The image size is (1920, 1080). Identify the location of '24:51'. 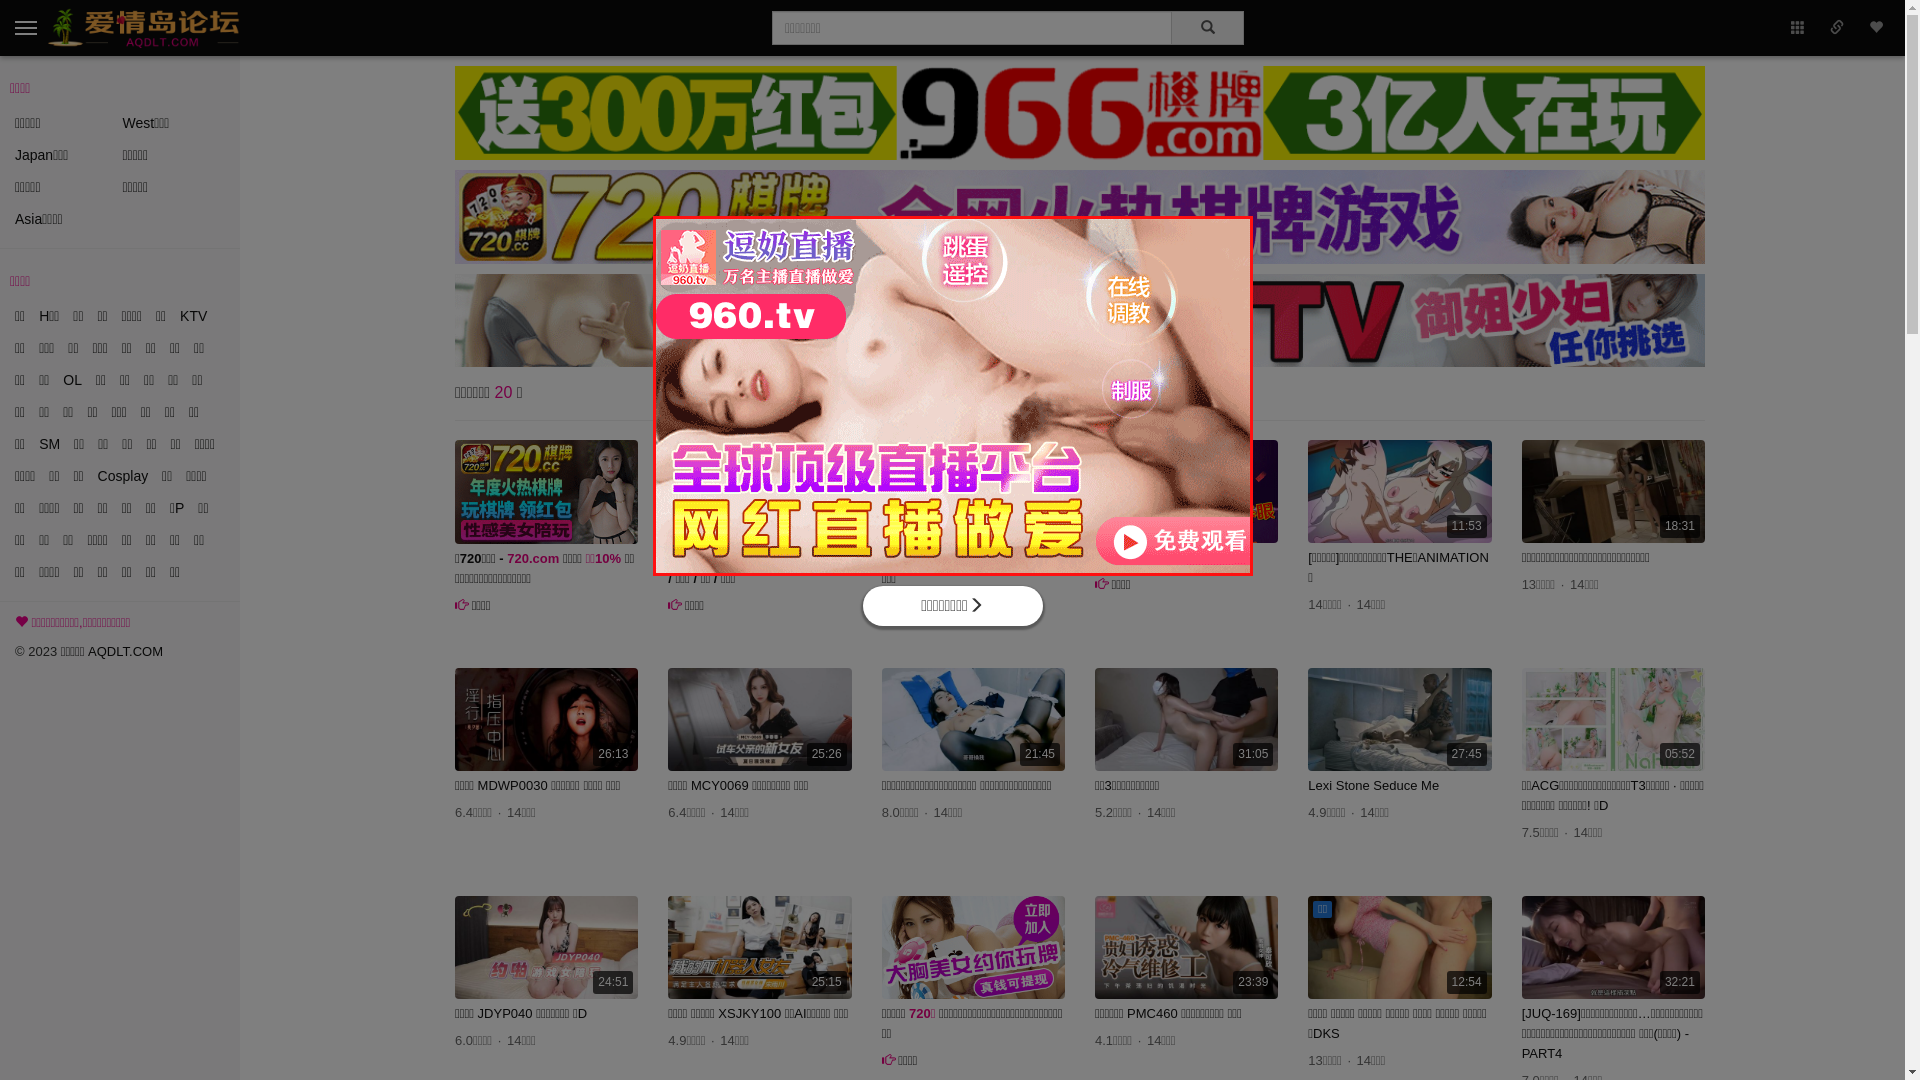
(546, 946).